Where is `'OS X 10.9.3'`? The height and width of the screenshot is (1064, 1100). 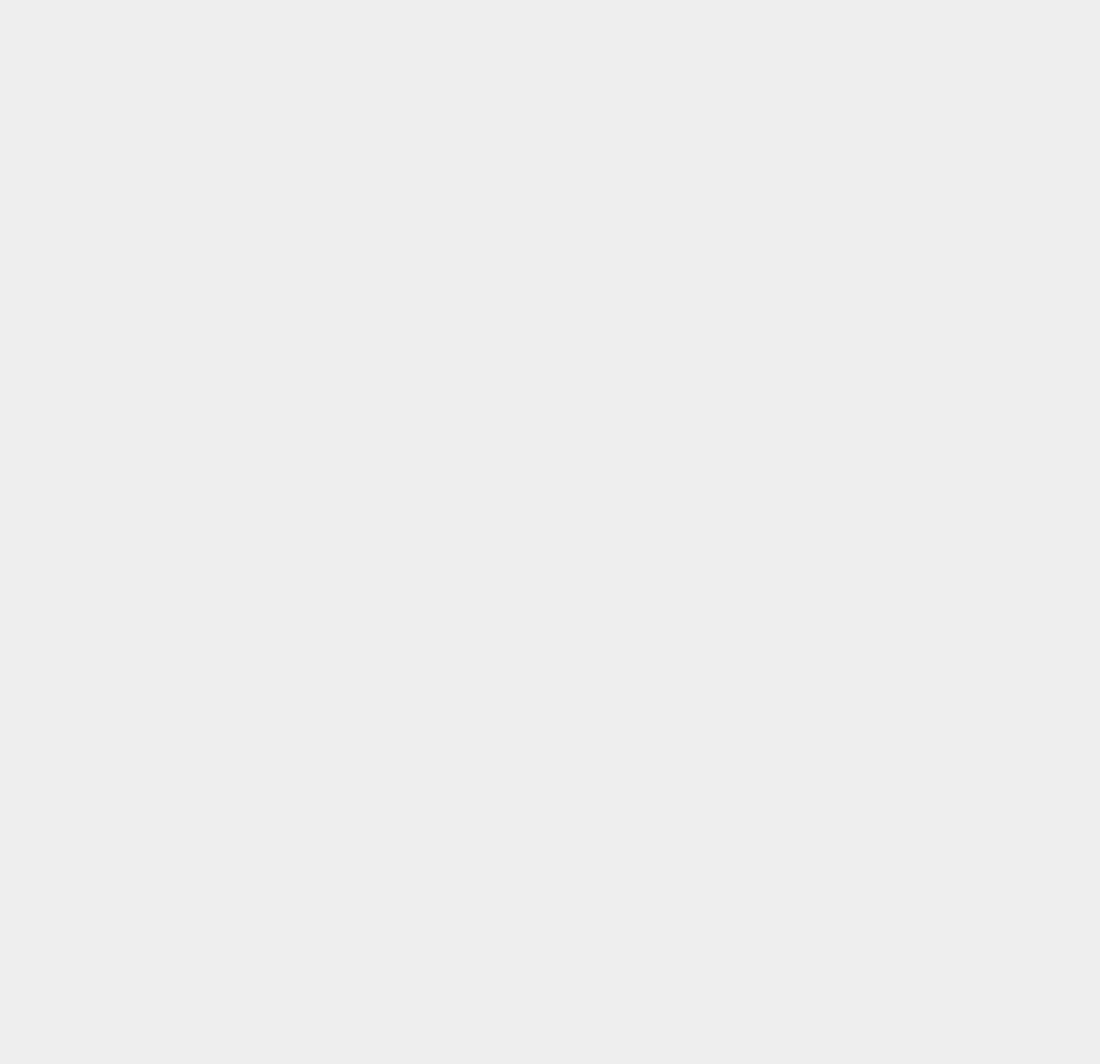 'OS X 10.9.3' is located at coordinates (814, 667).